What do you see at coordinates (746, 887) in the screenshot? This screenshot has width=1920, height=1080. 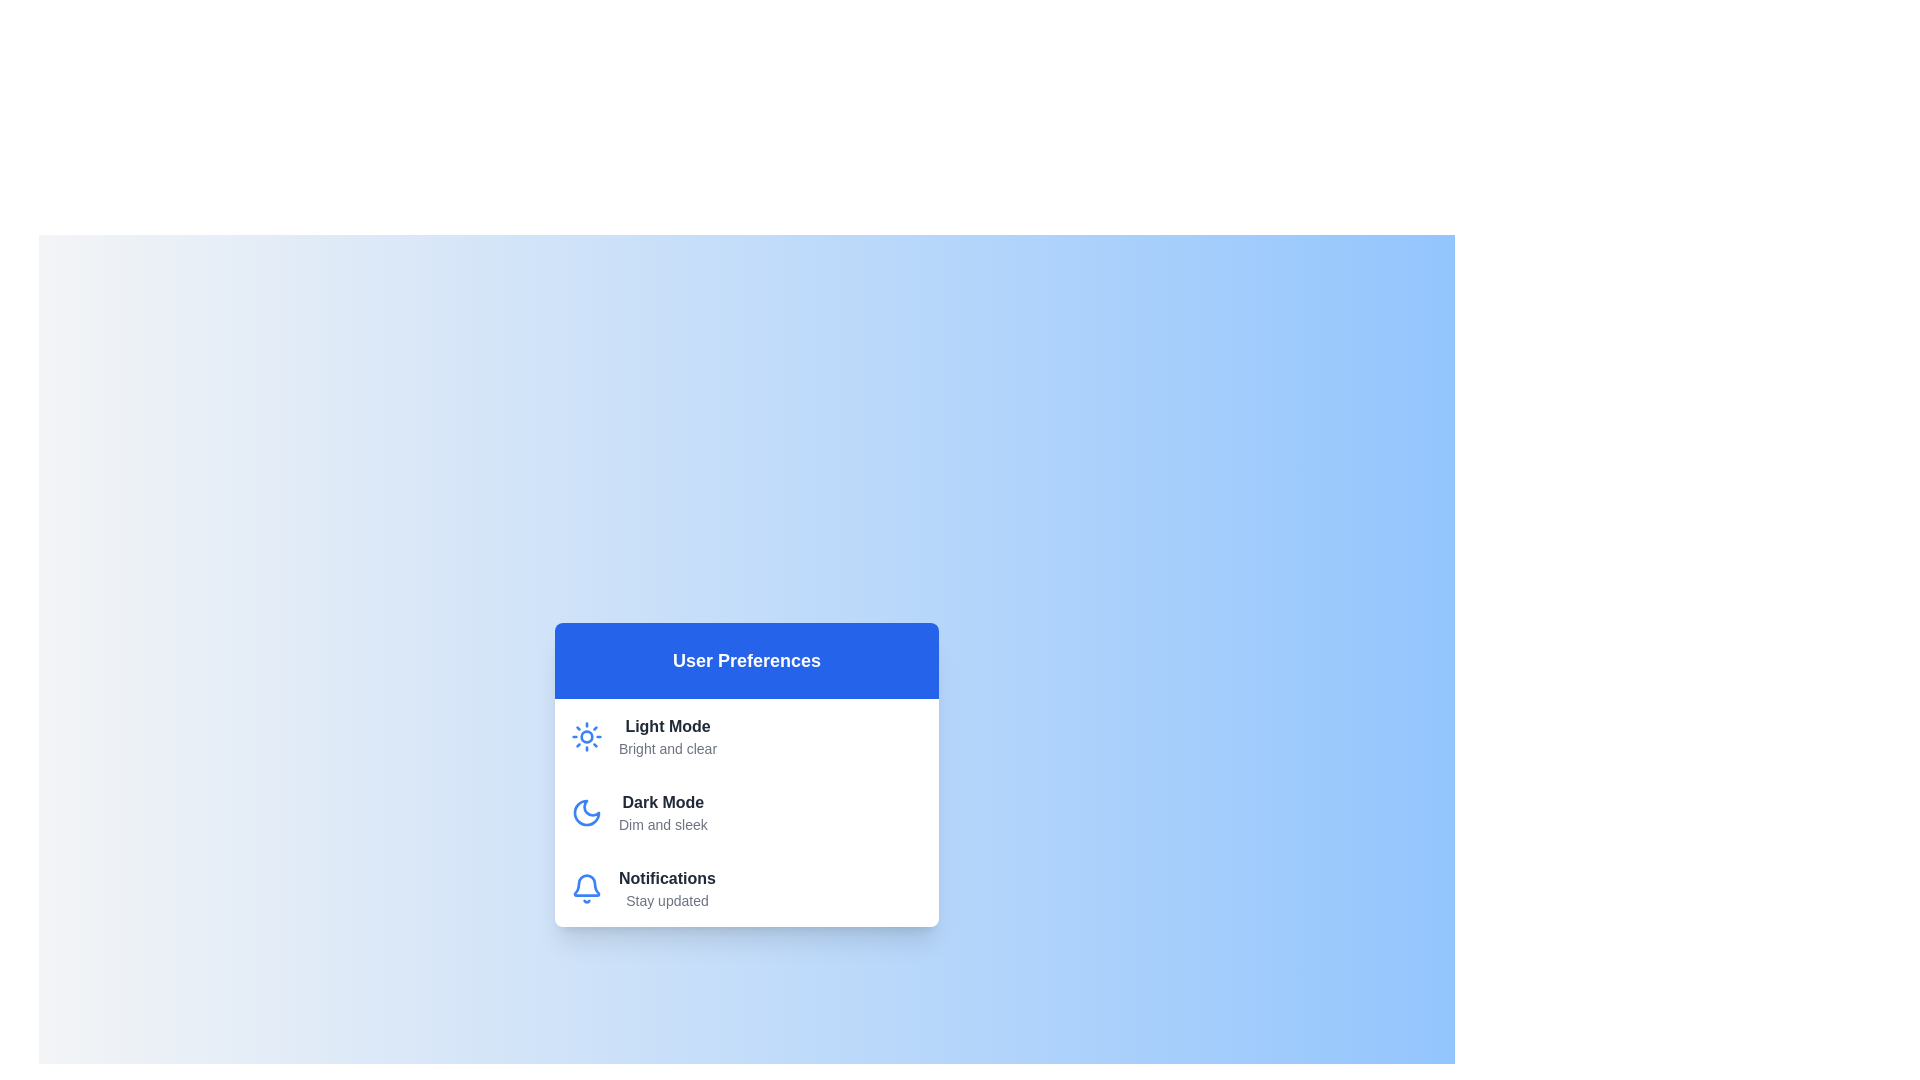 I see `the theme Notifications by clicking on its corresponding list item` at bounding box center [746, 887].